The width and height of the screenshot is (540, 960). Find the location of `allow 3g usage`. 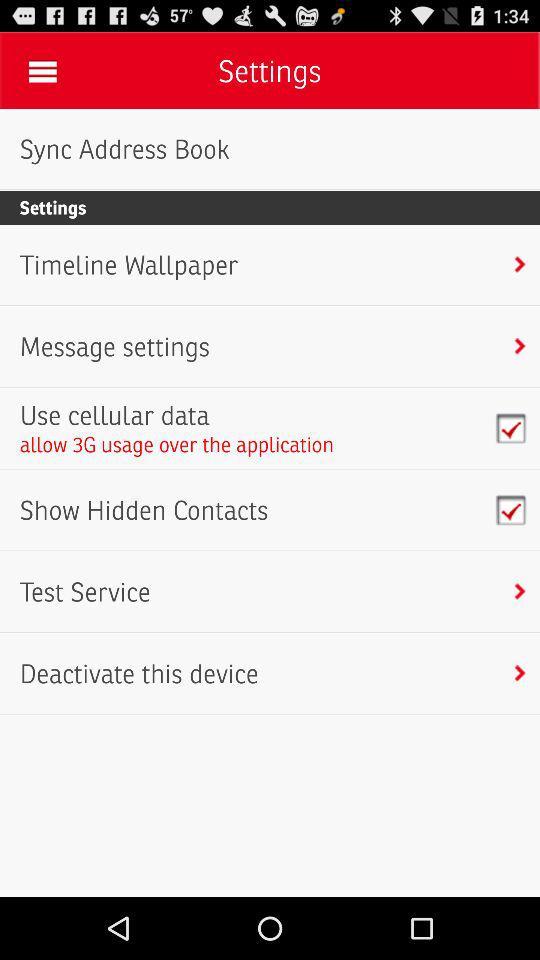

allow 3g usage is located at coordinates (177, 444).